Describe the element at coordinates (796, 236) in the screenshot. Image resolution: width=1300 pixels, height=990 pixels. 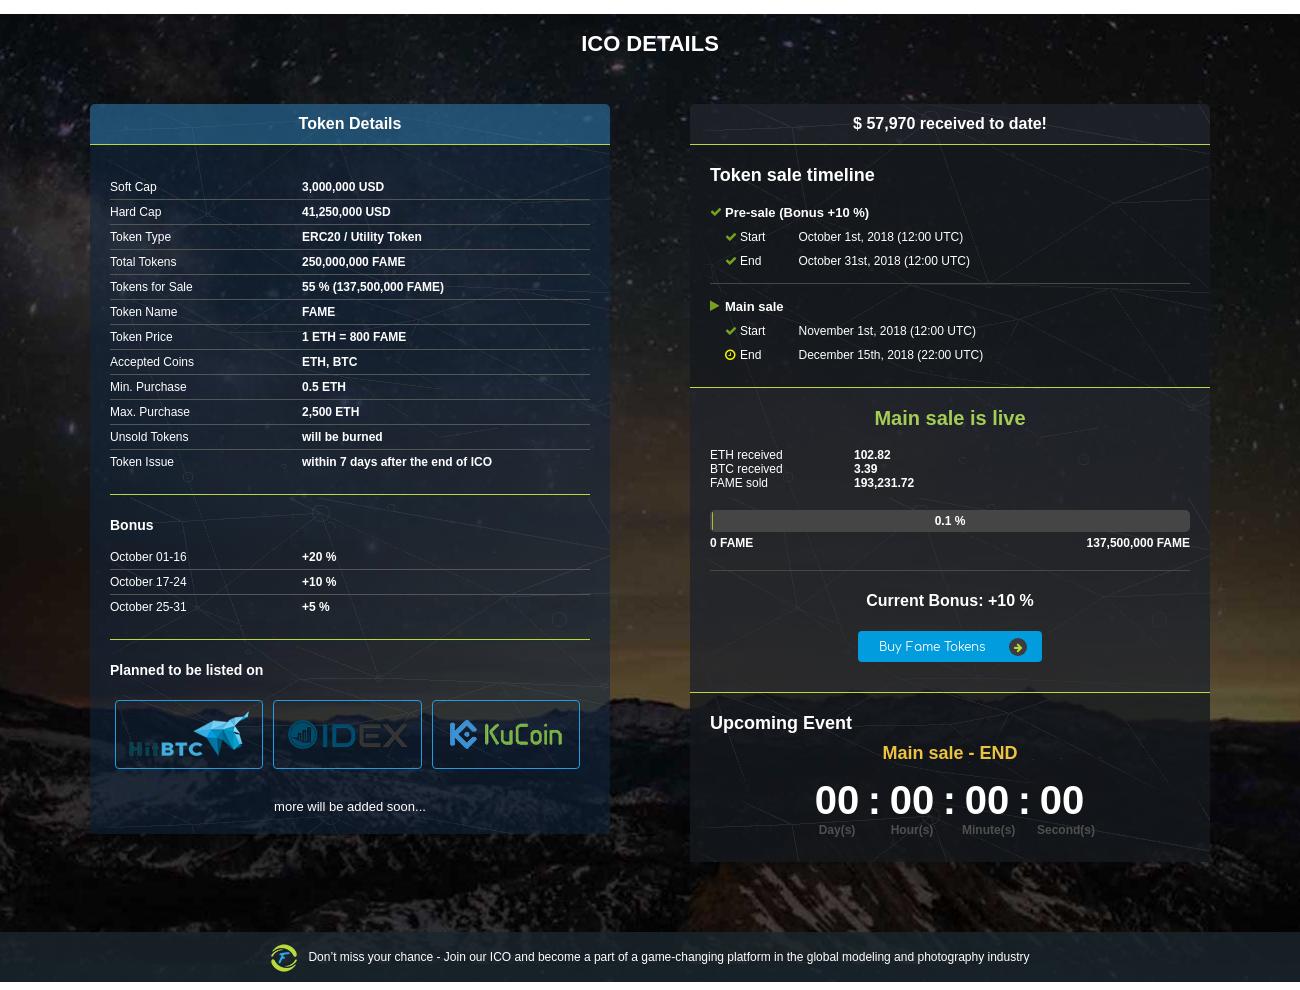
I see `'October 1st, 2018 (12:00 UTC)'` at that location.